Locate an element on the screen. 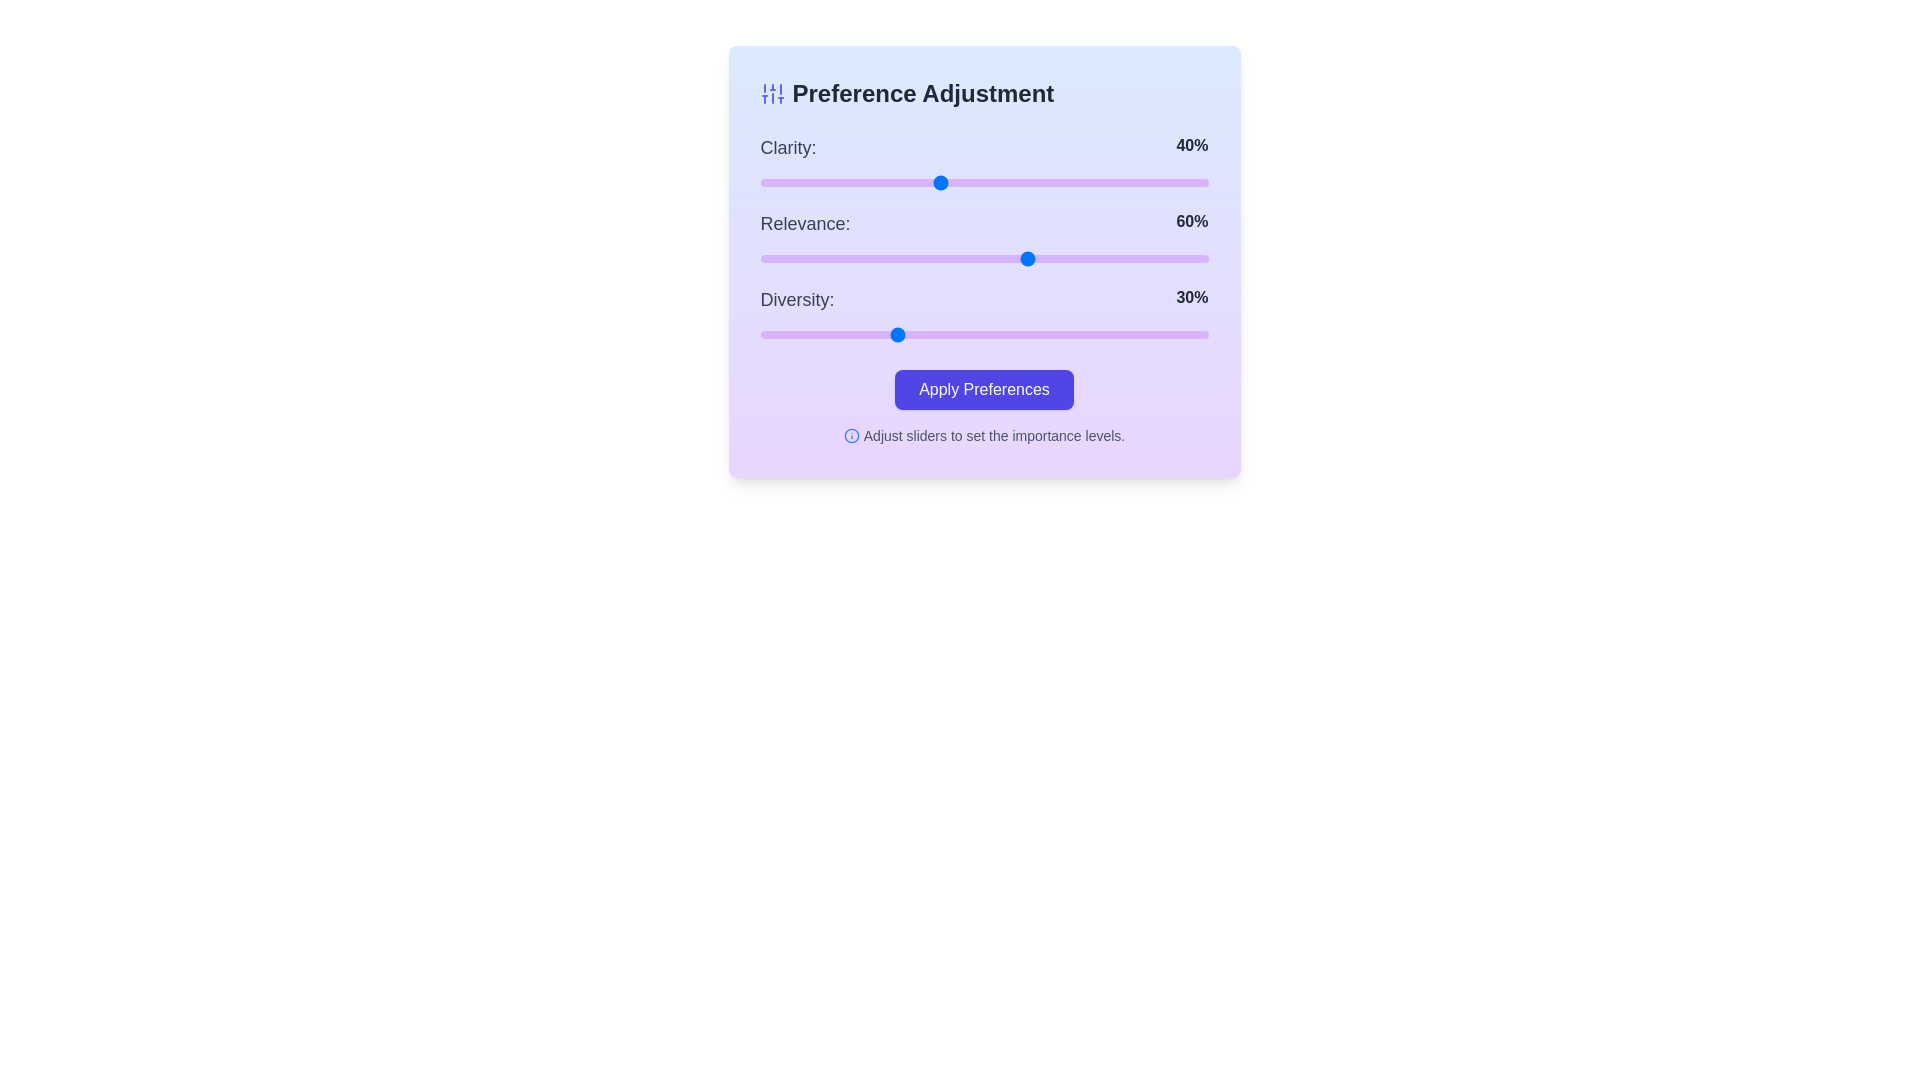  the 1 slider to 10% is located at coordinates (805, 257).